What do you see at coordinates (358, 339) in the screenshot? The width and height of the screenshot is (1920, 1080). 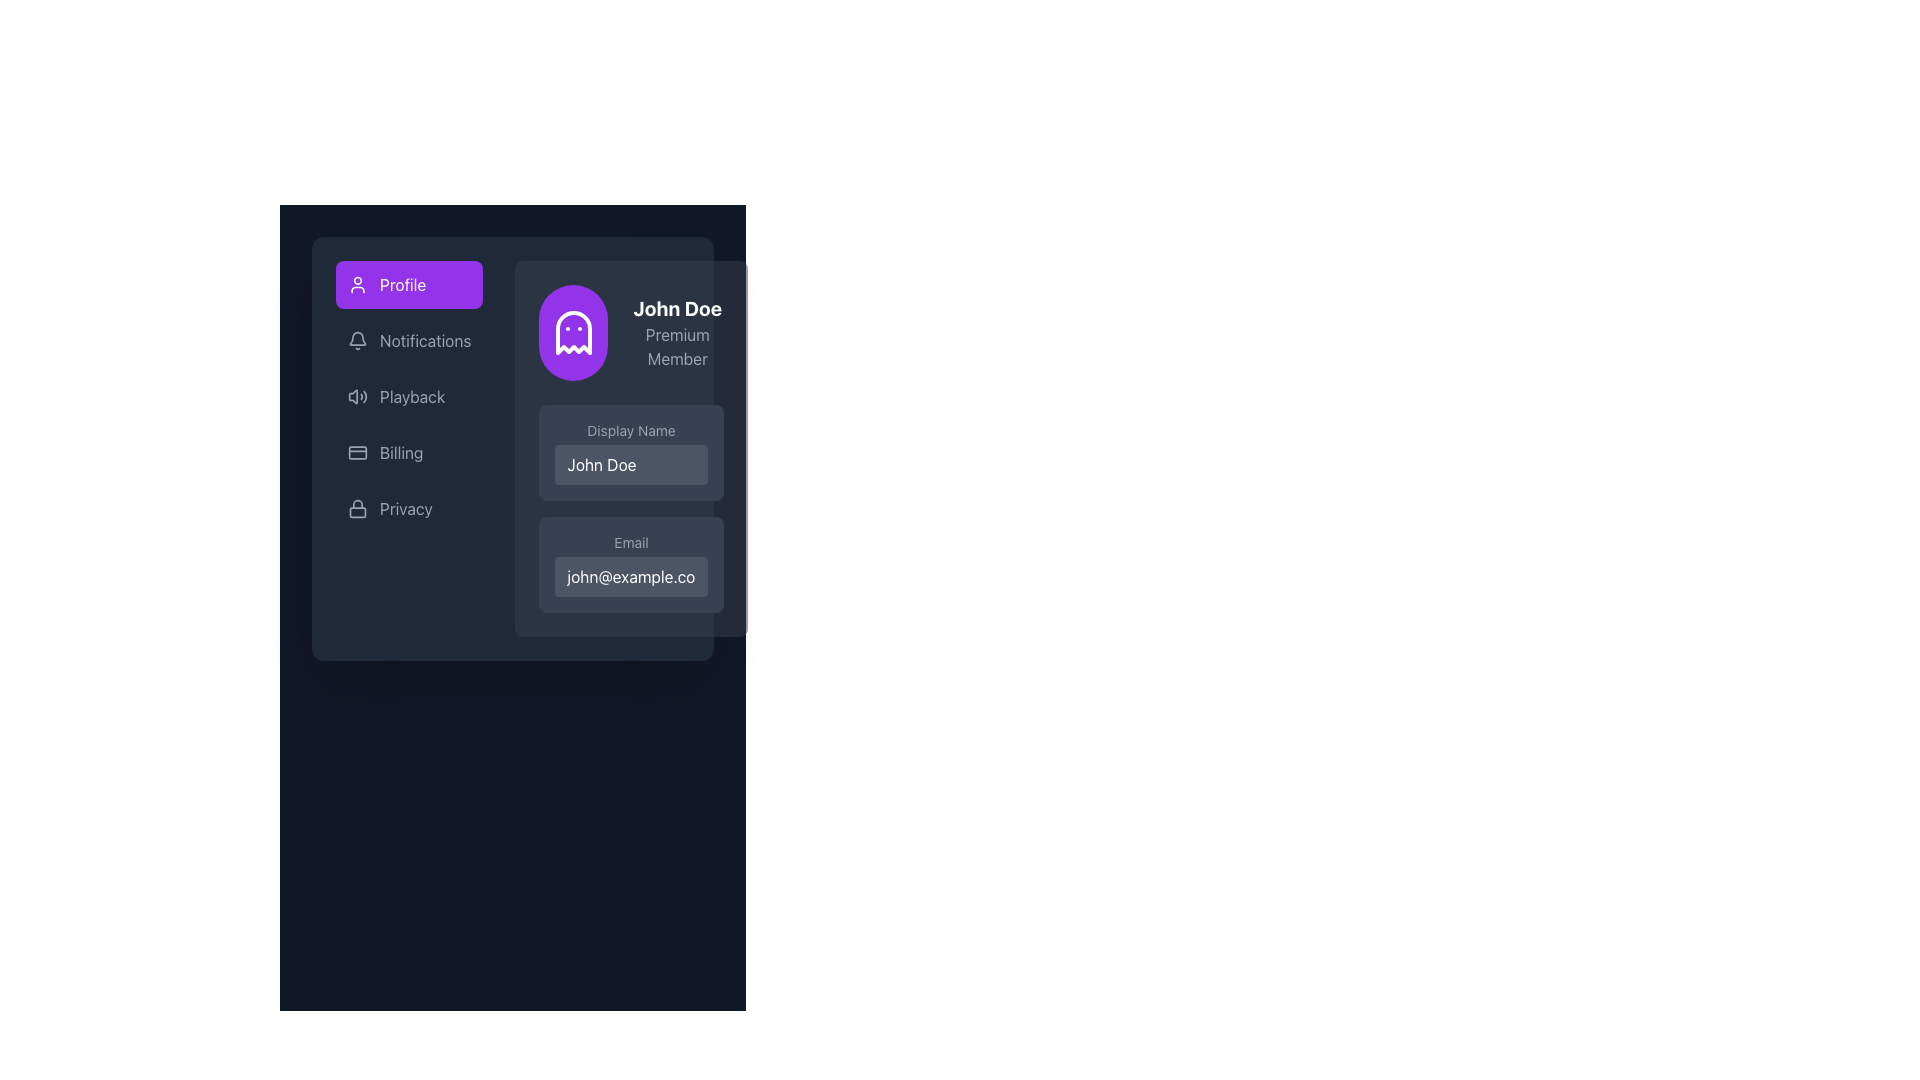 I see `the notifications icon located to the left of the 'Notifications' label in the menu` at bounding box center [358, 339].